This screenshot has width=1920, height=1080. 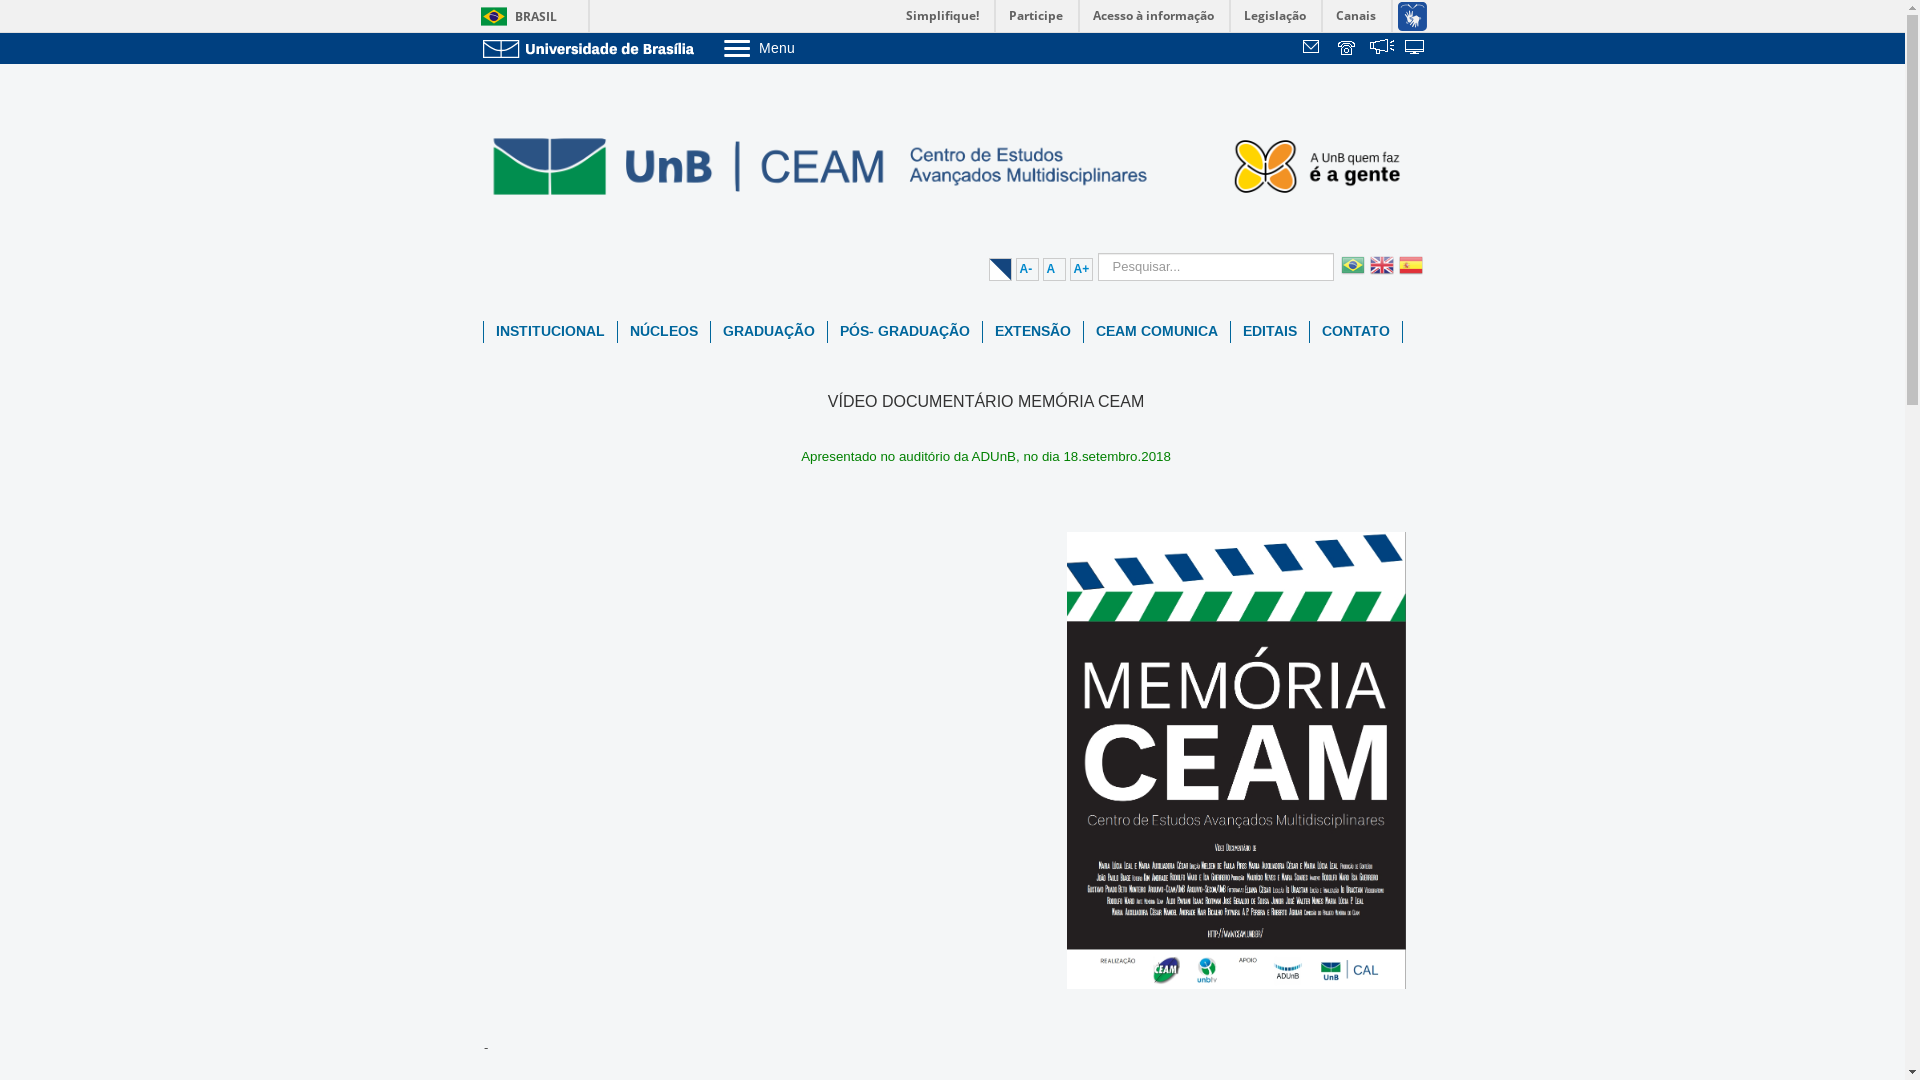 What do you see at coordinates (1348, 48) in the screenshot?
I see `'Telefones da UnB'` at bounding box center [1348, 48].